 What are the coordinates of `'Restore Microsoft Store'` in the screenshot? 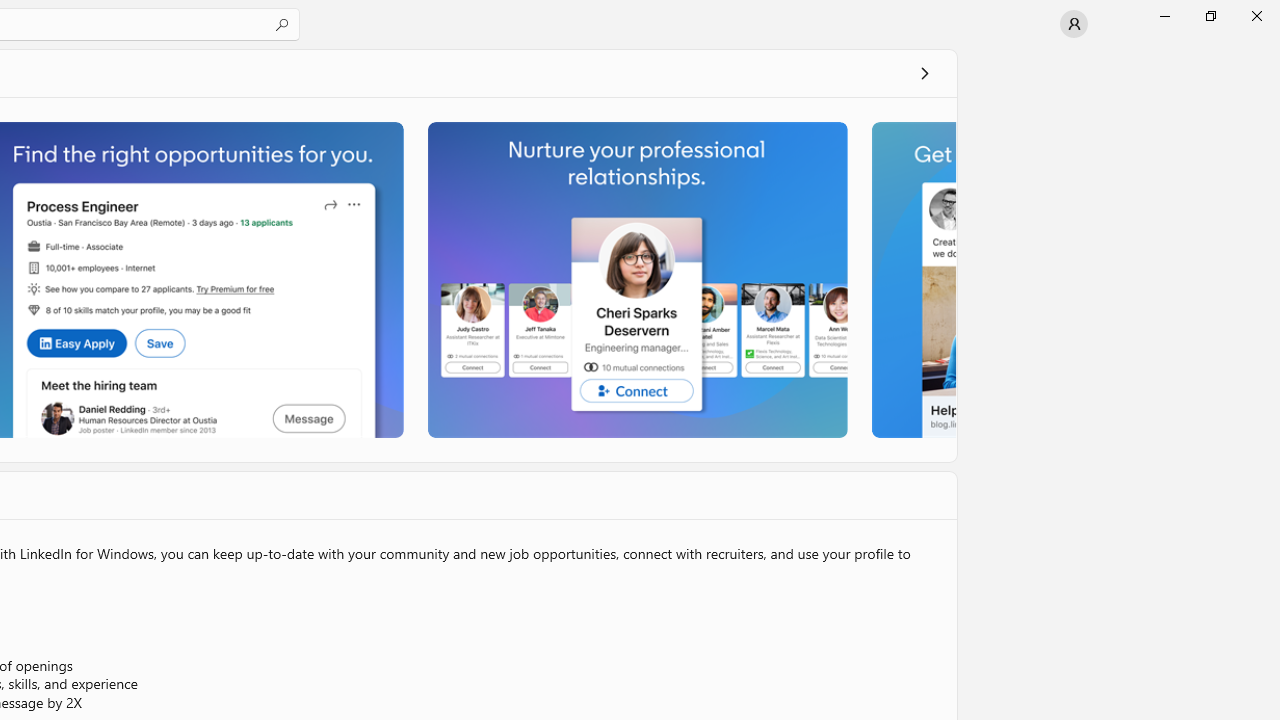 It's located at (1209, 15).